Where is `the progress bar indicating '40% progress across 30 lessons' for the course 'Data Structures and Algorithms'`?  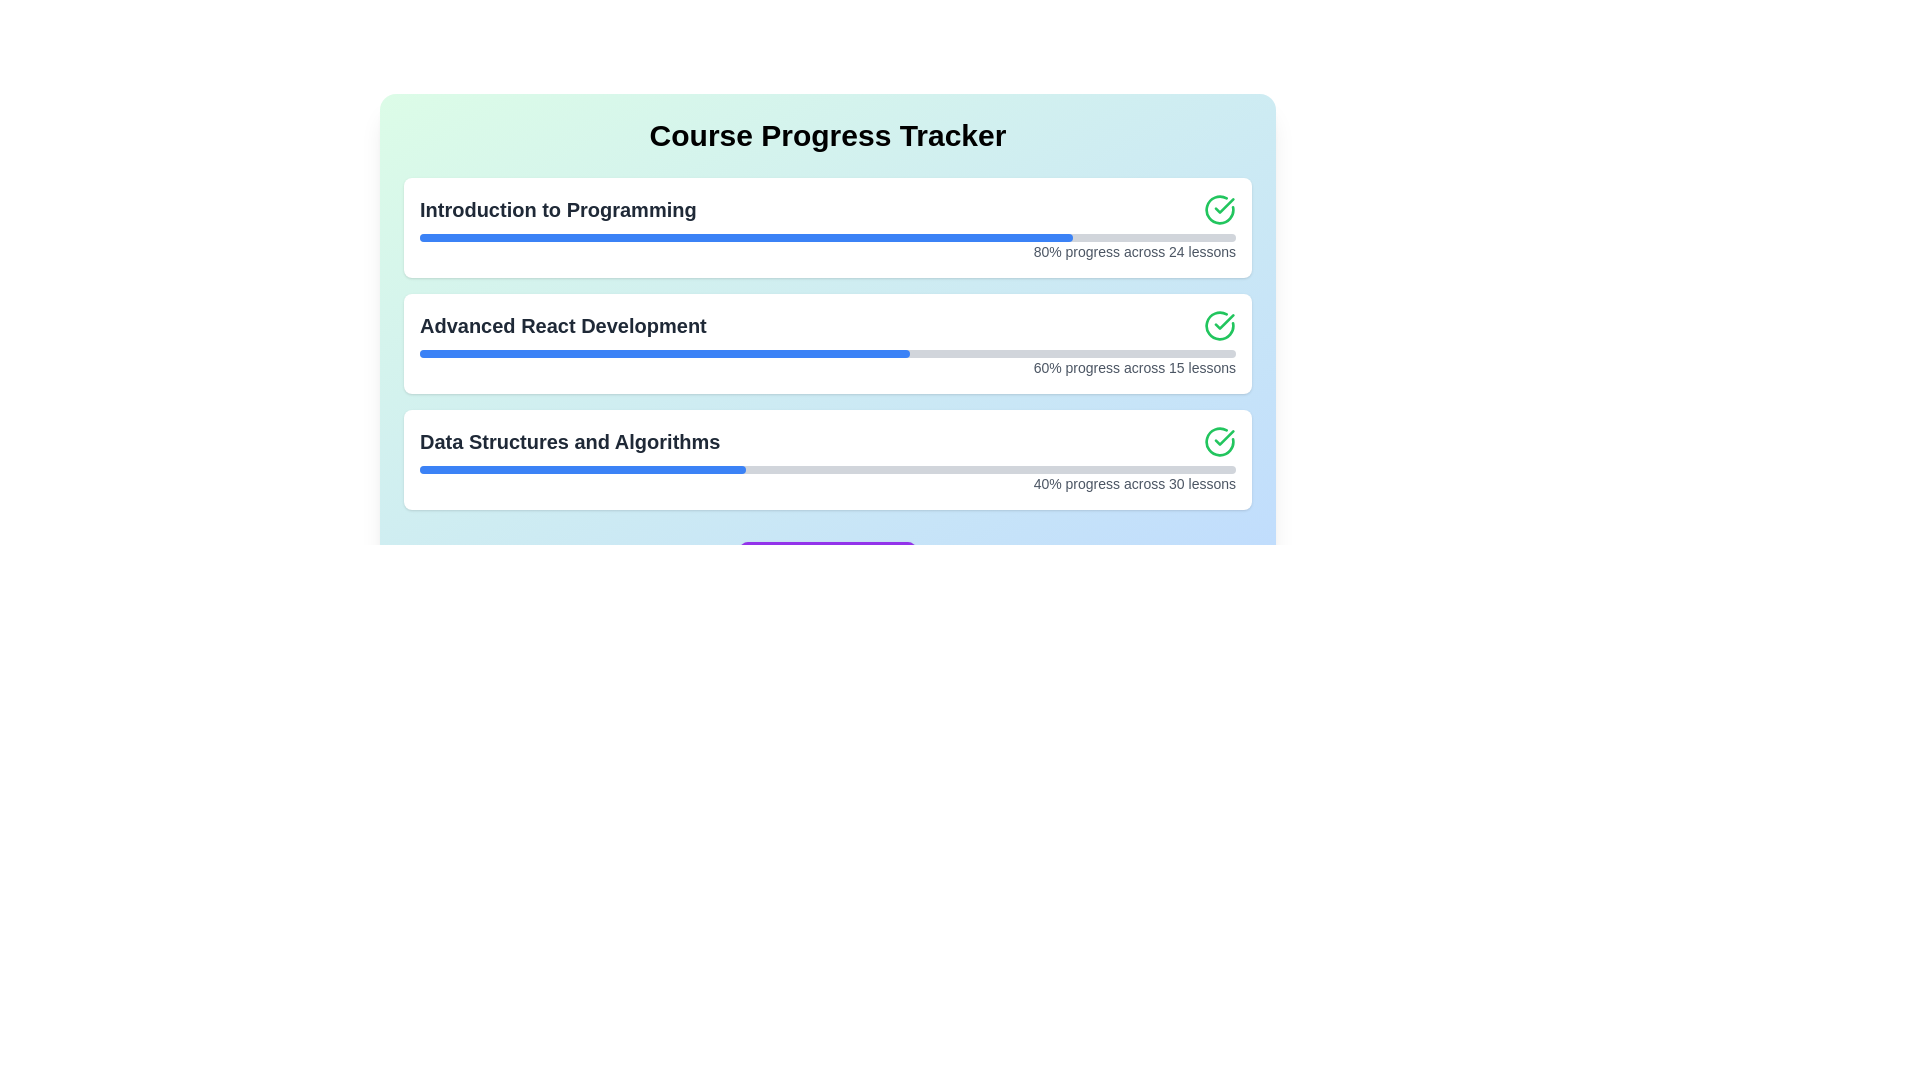 the progress bar indicating '40% progress across 30 lessons' for the course 'Data Structures and Algorithms' is located at coordinates (828, 470).